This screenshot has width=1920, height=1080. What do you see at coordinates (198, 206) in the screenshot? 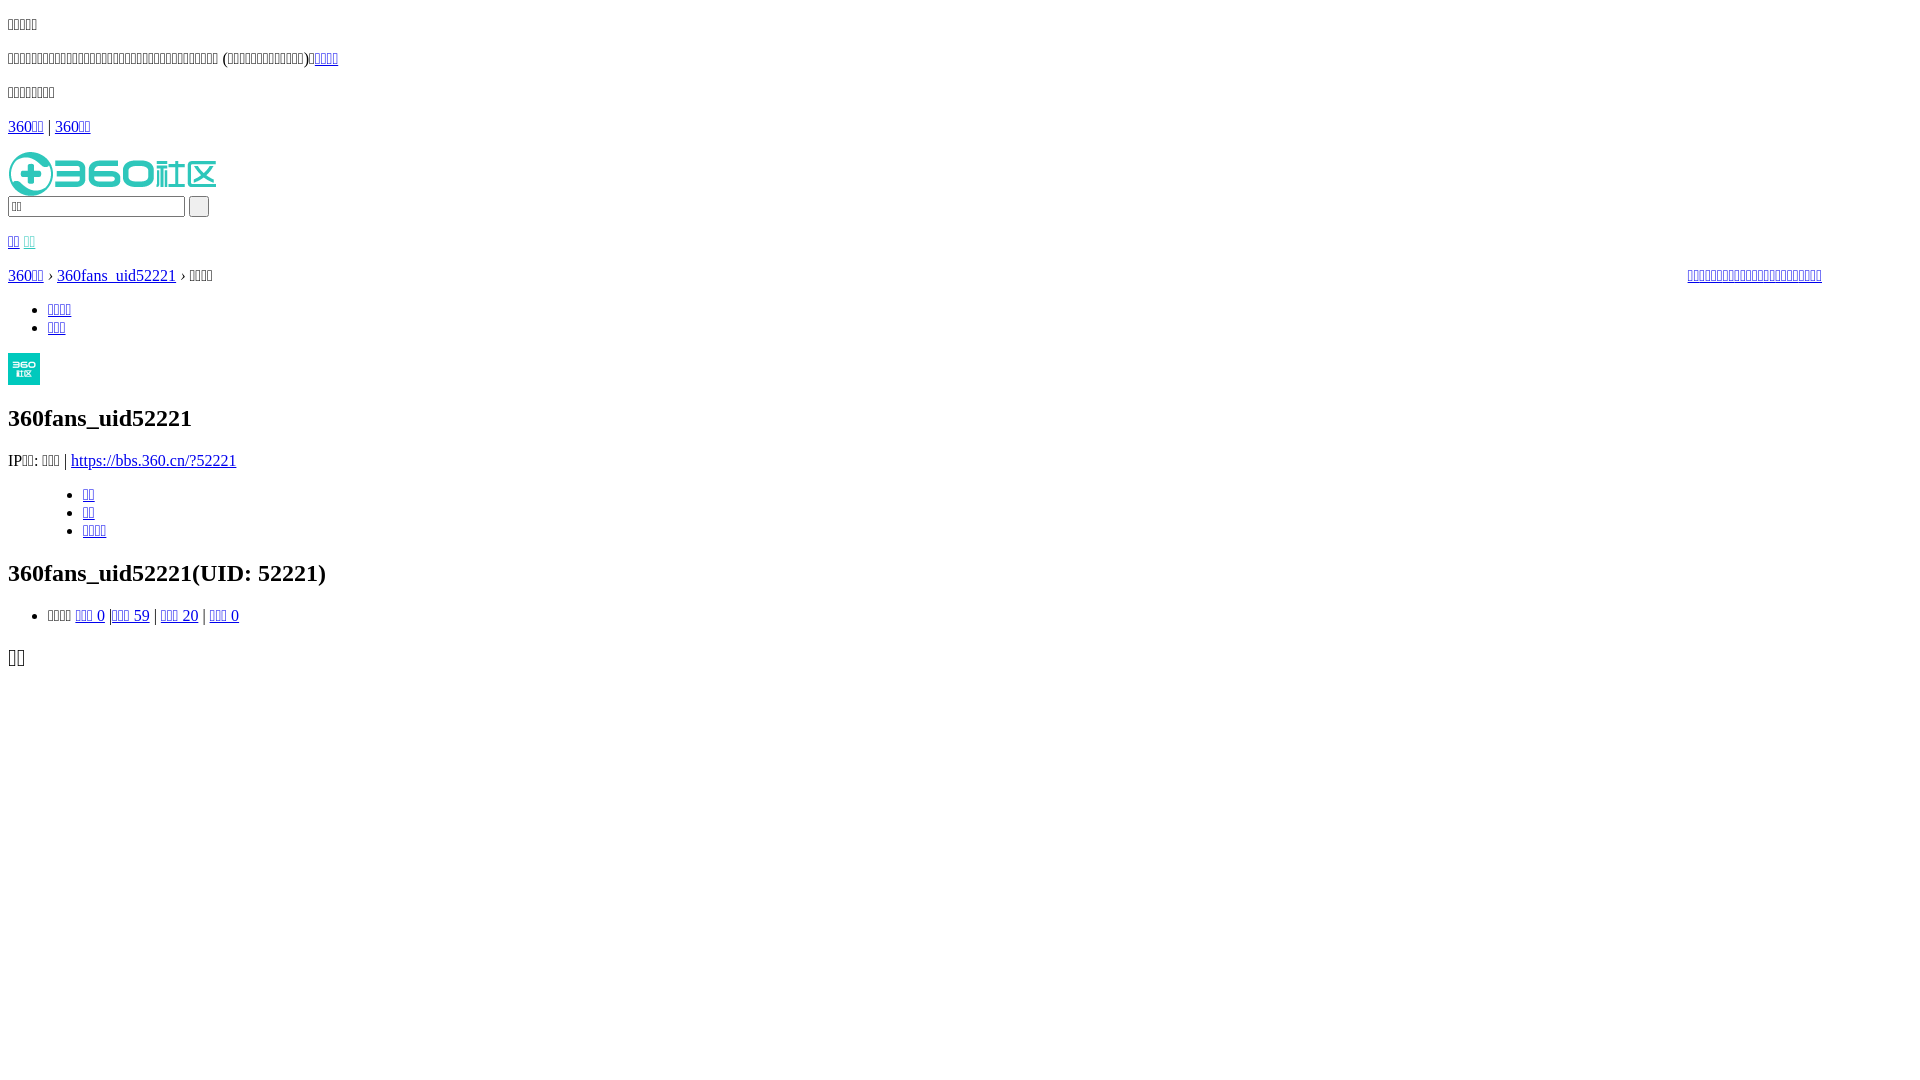
I see `' '` at bounding box center [198, 206].